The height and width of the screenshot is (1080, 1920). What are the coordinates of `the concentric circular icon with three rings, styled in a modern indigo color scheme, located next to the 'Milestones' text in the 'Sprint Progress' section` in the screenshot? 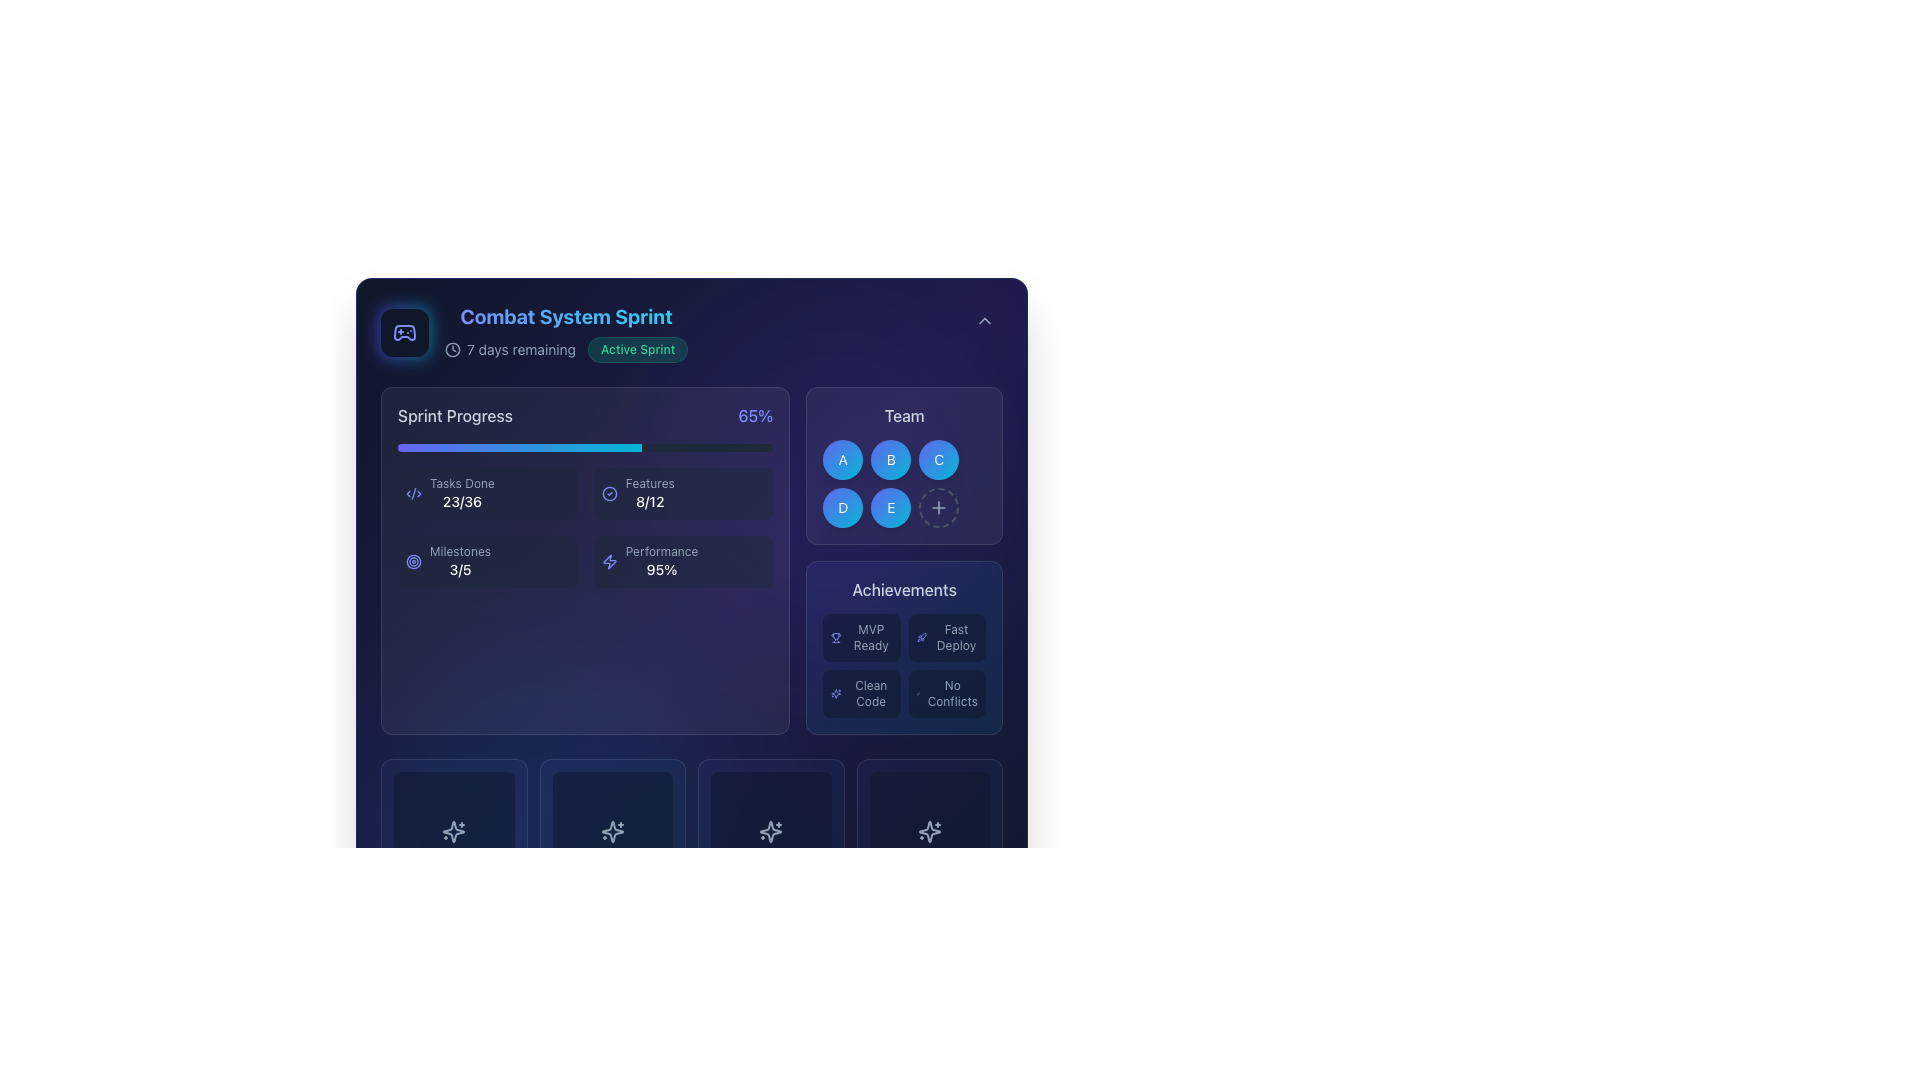 It's located at (412, 562).